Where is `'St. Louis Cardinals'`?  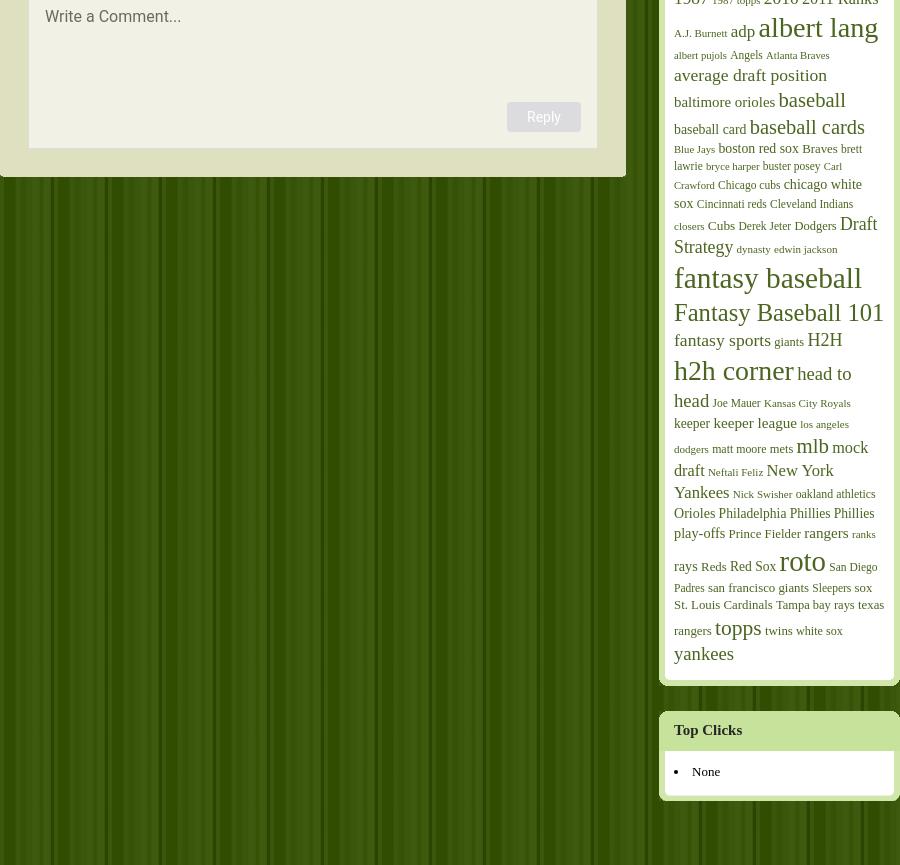
'St. Louis Cardinals' is located at coordinates (721, 604).